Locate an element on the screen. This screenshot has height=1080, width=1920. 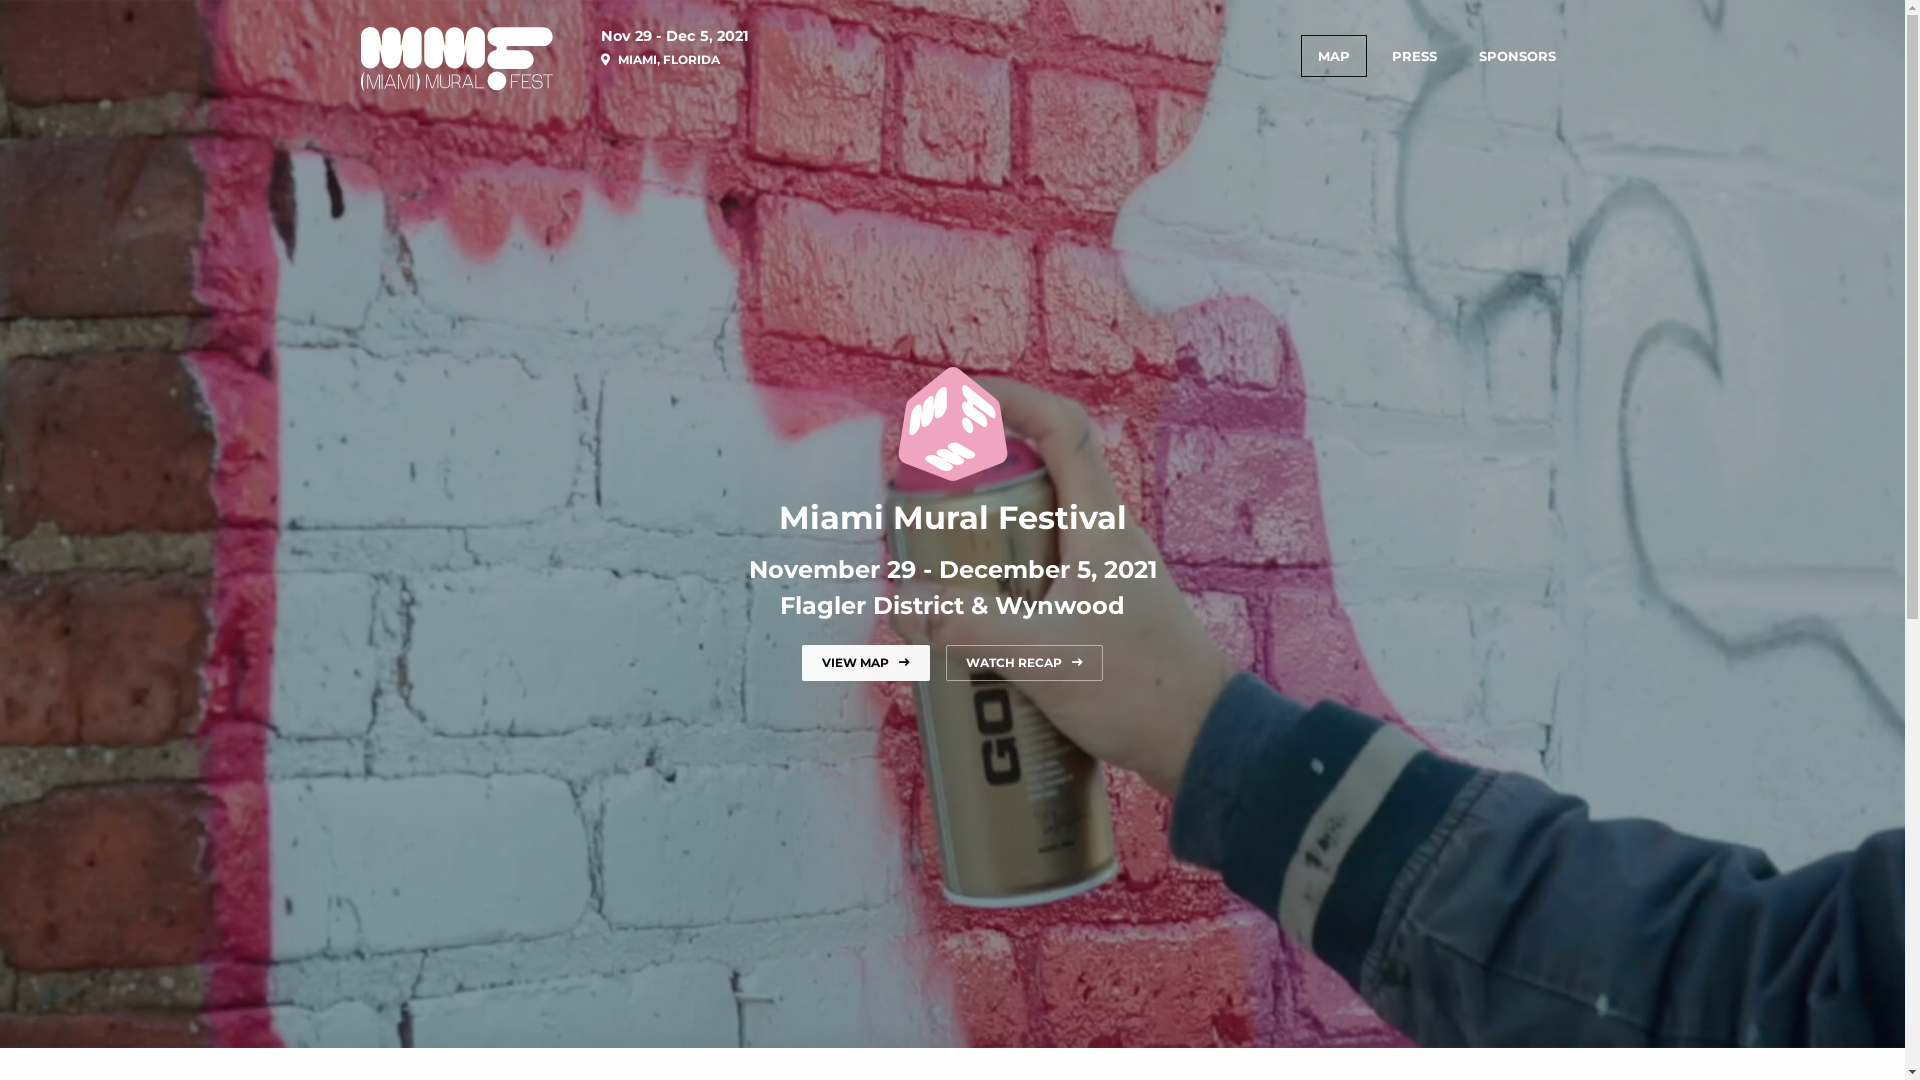
'VIEW MAP' is located at coordinates (865, 663).